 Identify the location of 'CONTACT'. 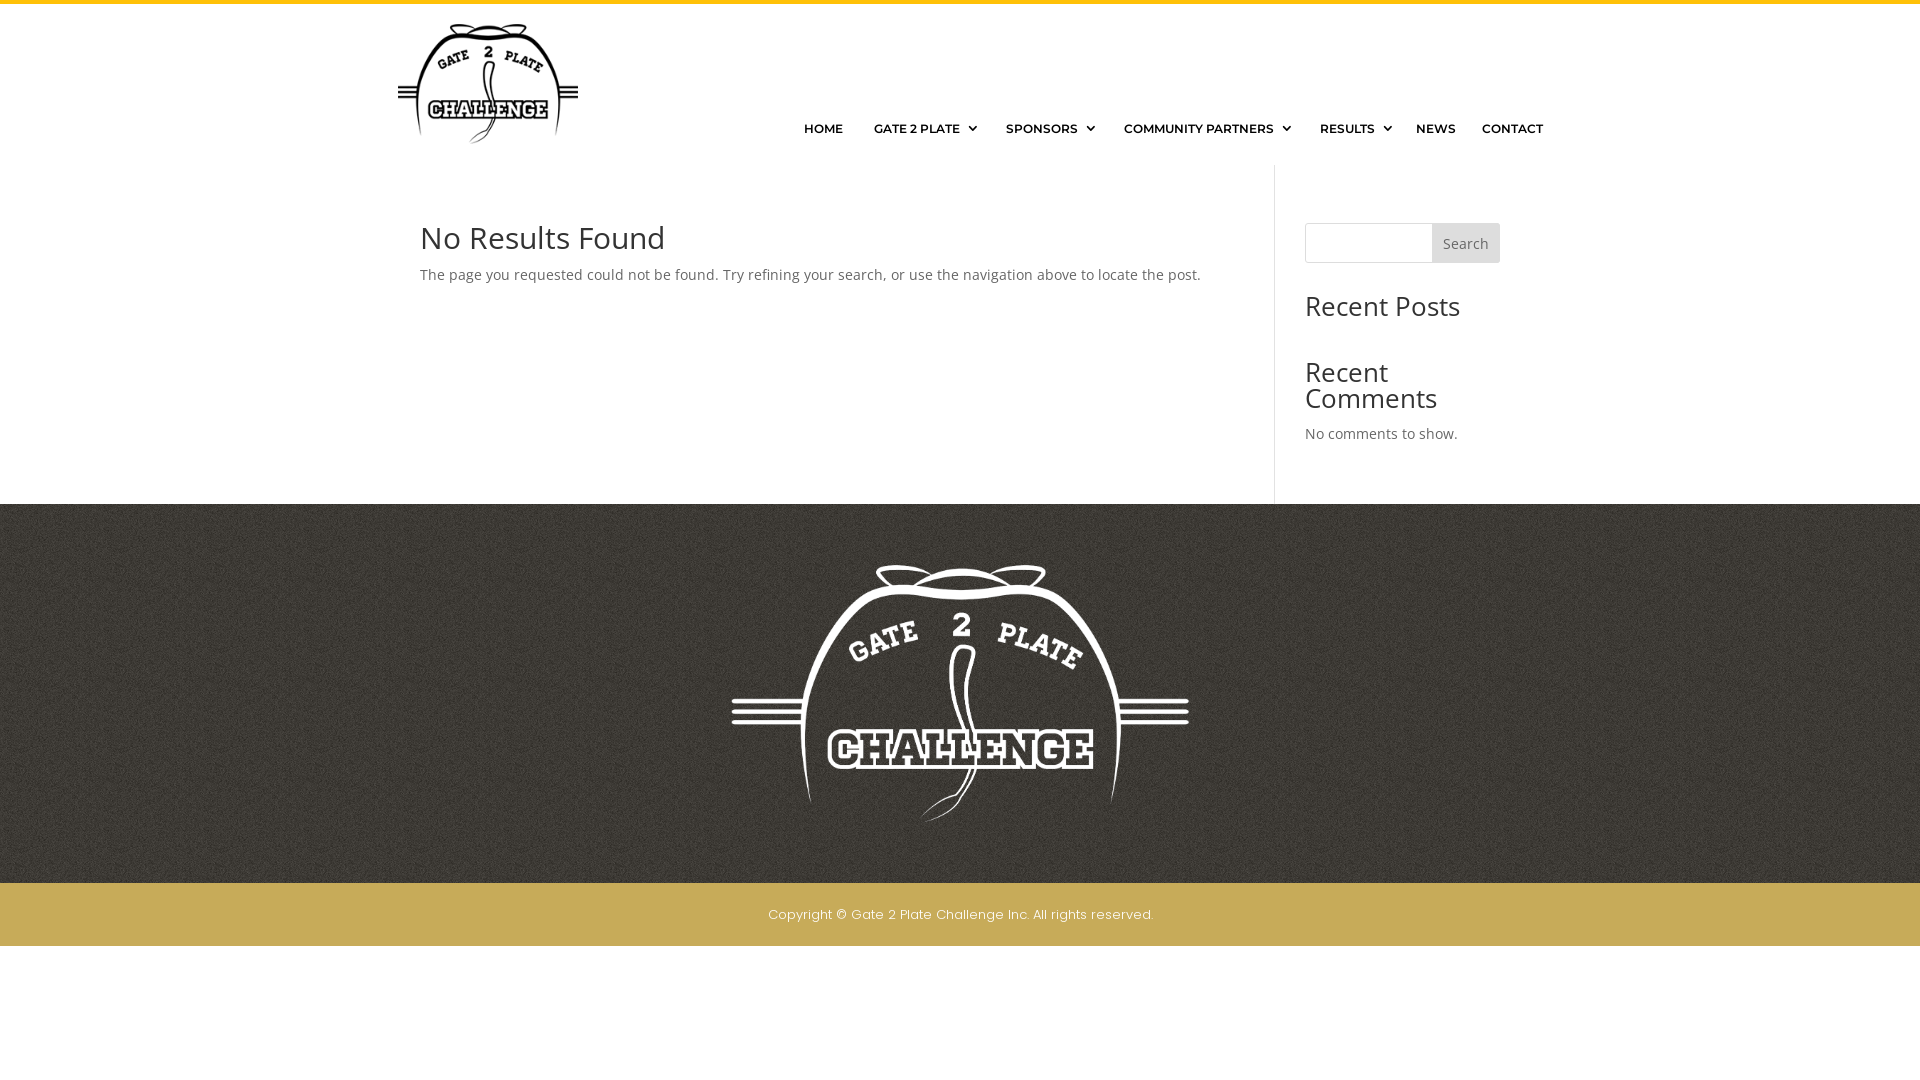
(1512, 128).